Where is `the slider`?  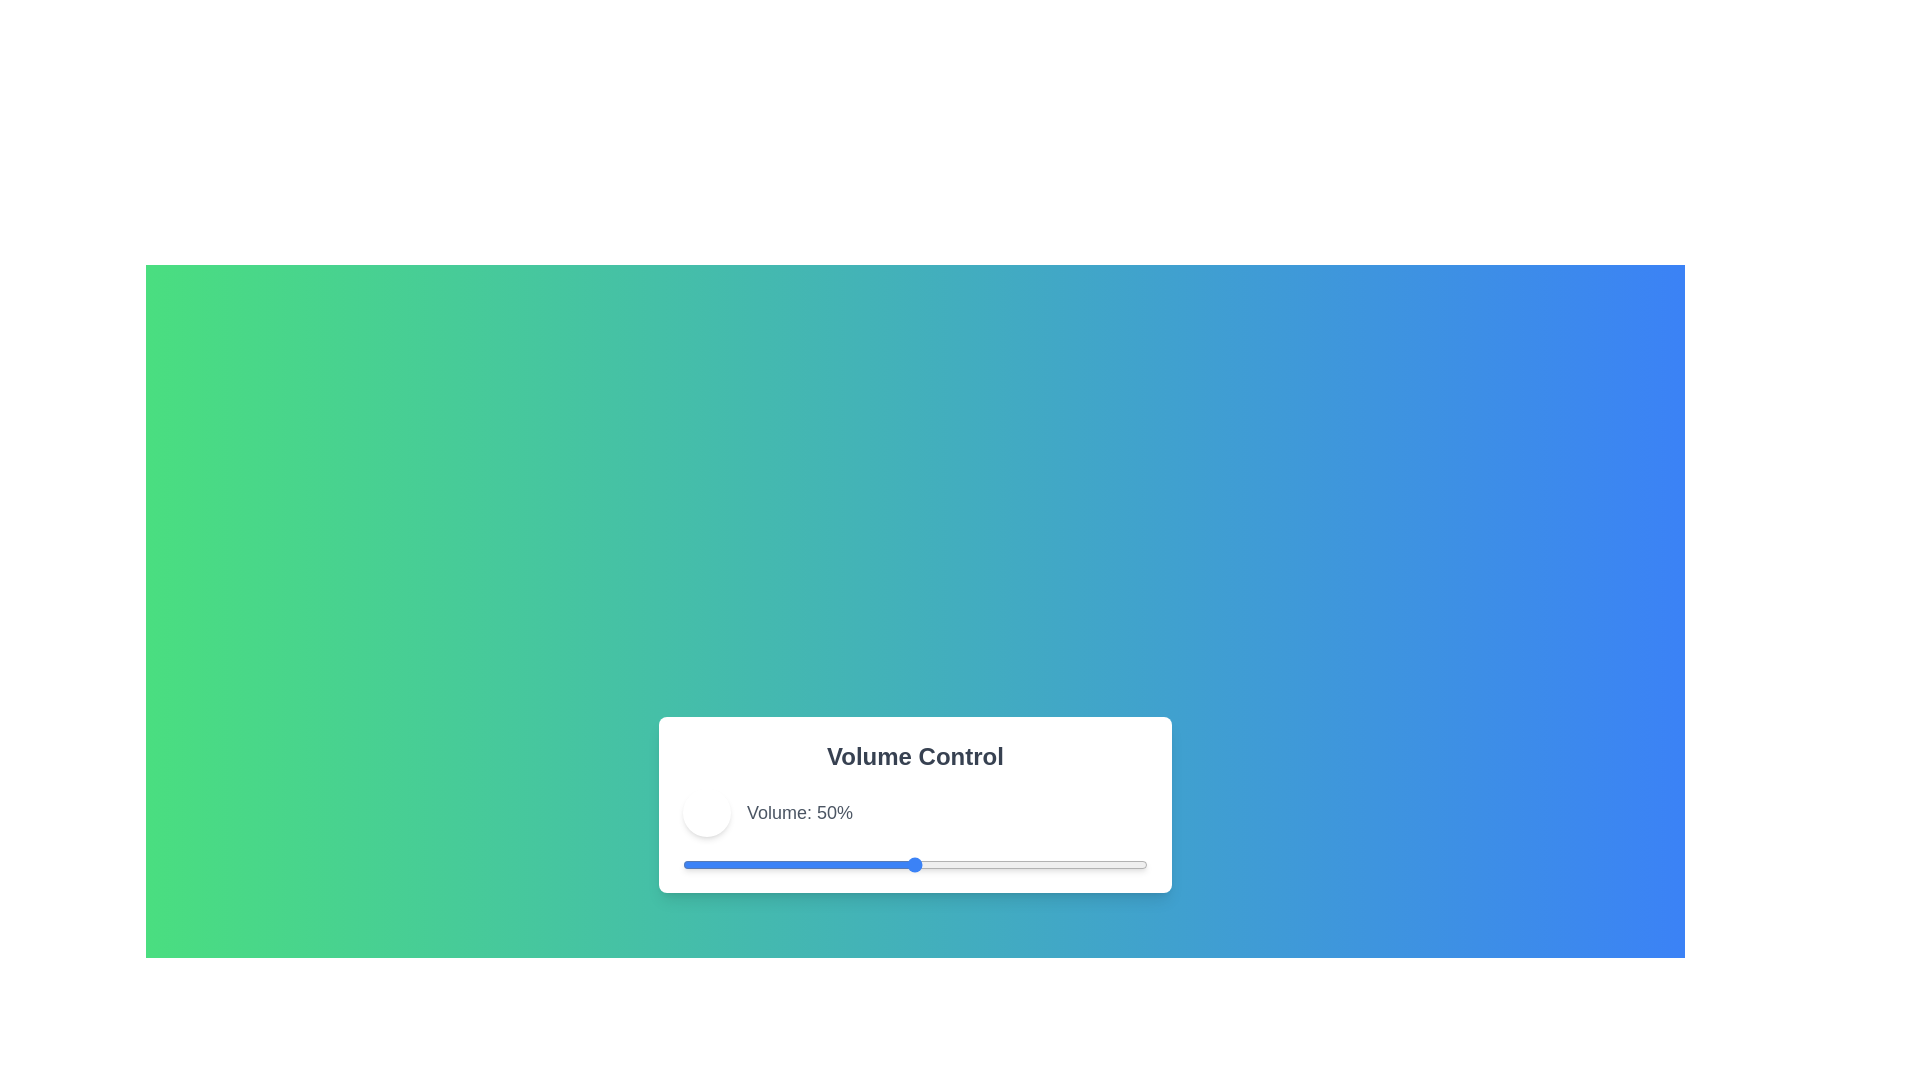
the slider is located at coordinates (841, 863).